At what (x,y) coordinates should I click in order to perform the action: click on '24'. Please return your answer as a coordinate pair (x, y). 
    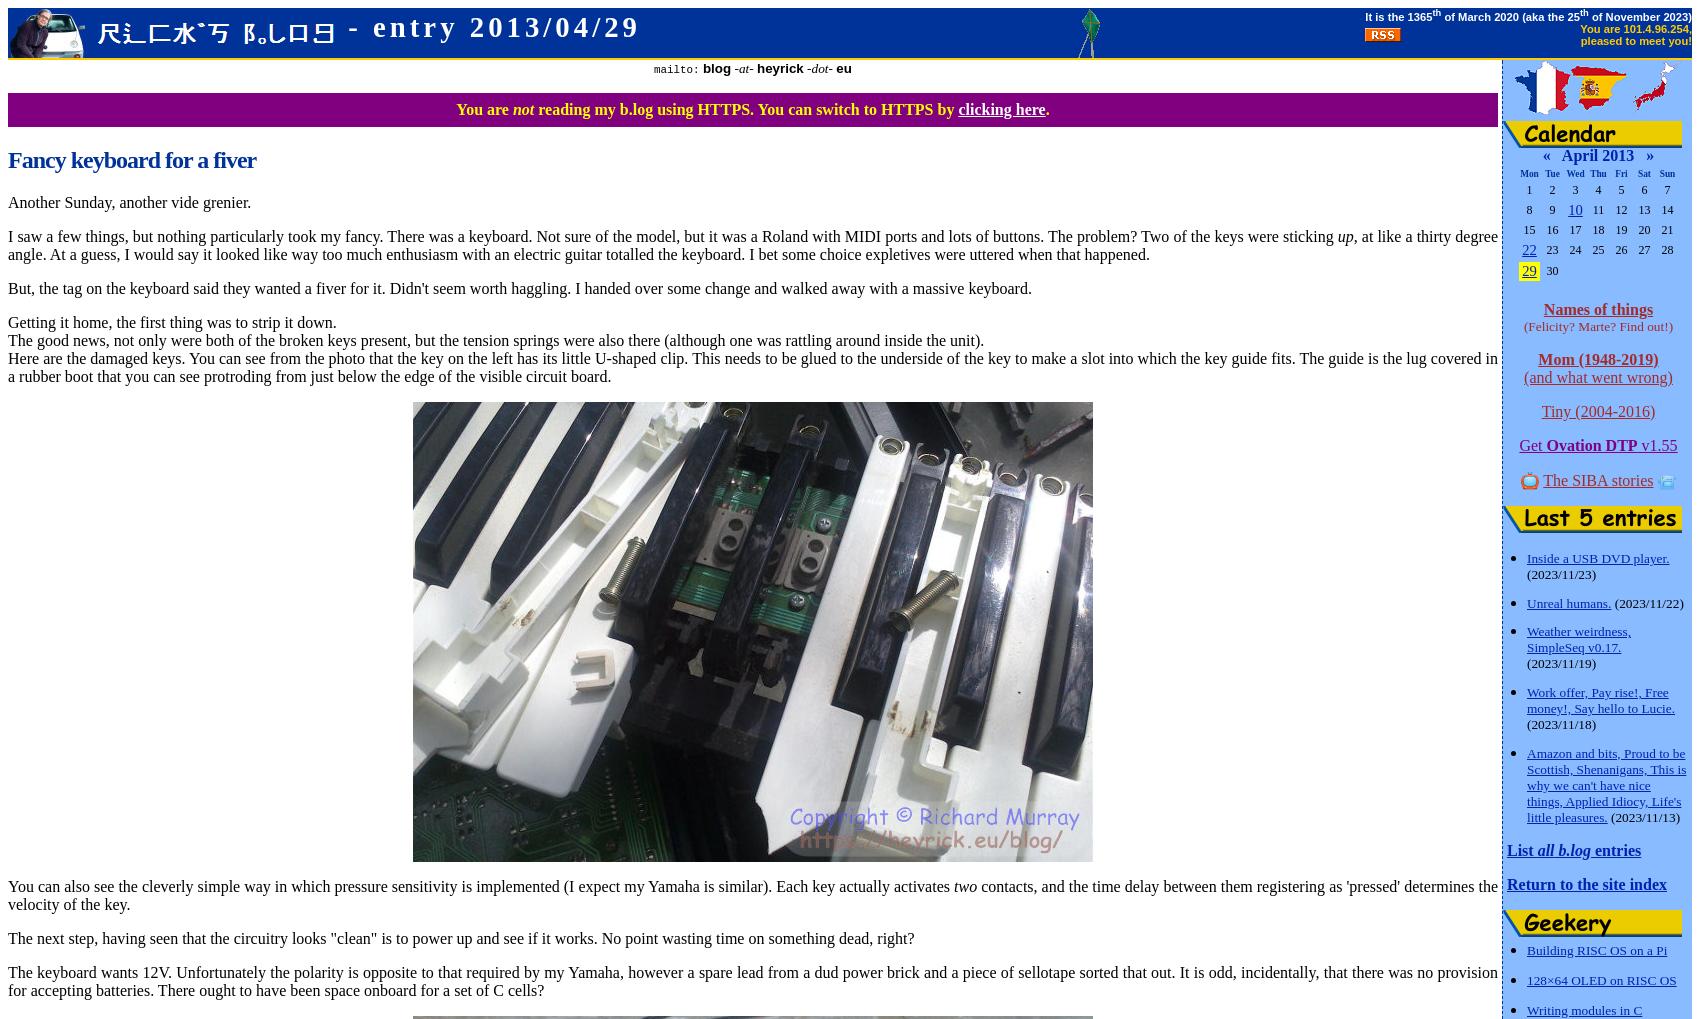
    Looking at the image, I should click on (1575, 249).